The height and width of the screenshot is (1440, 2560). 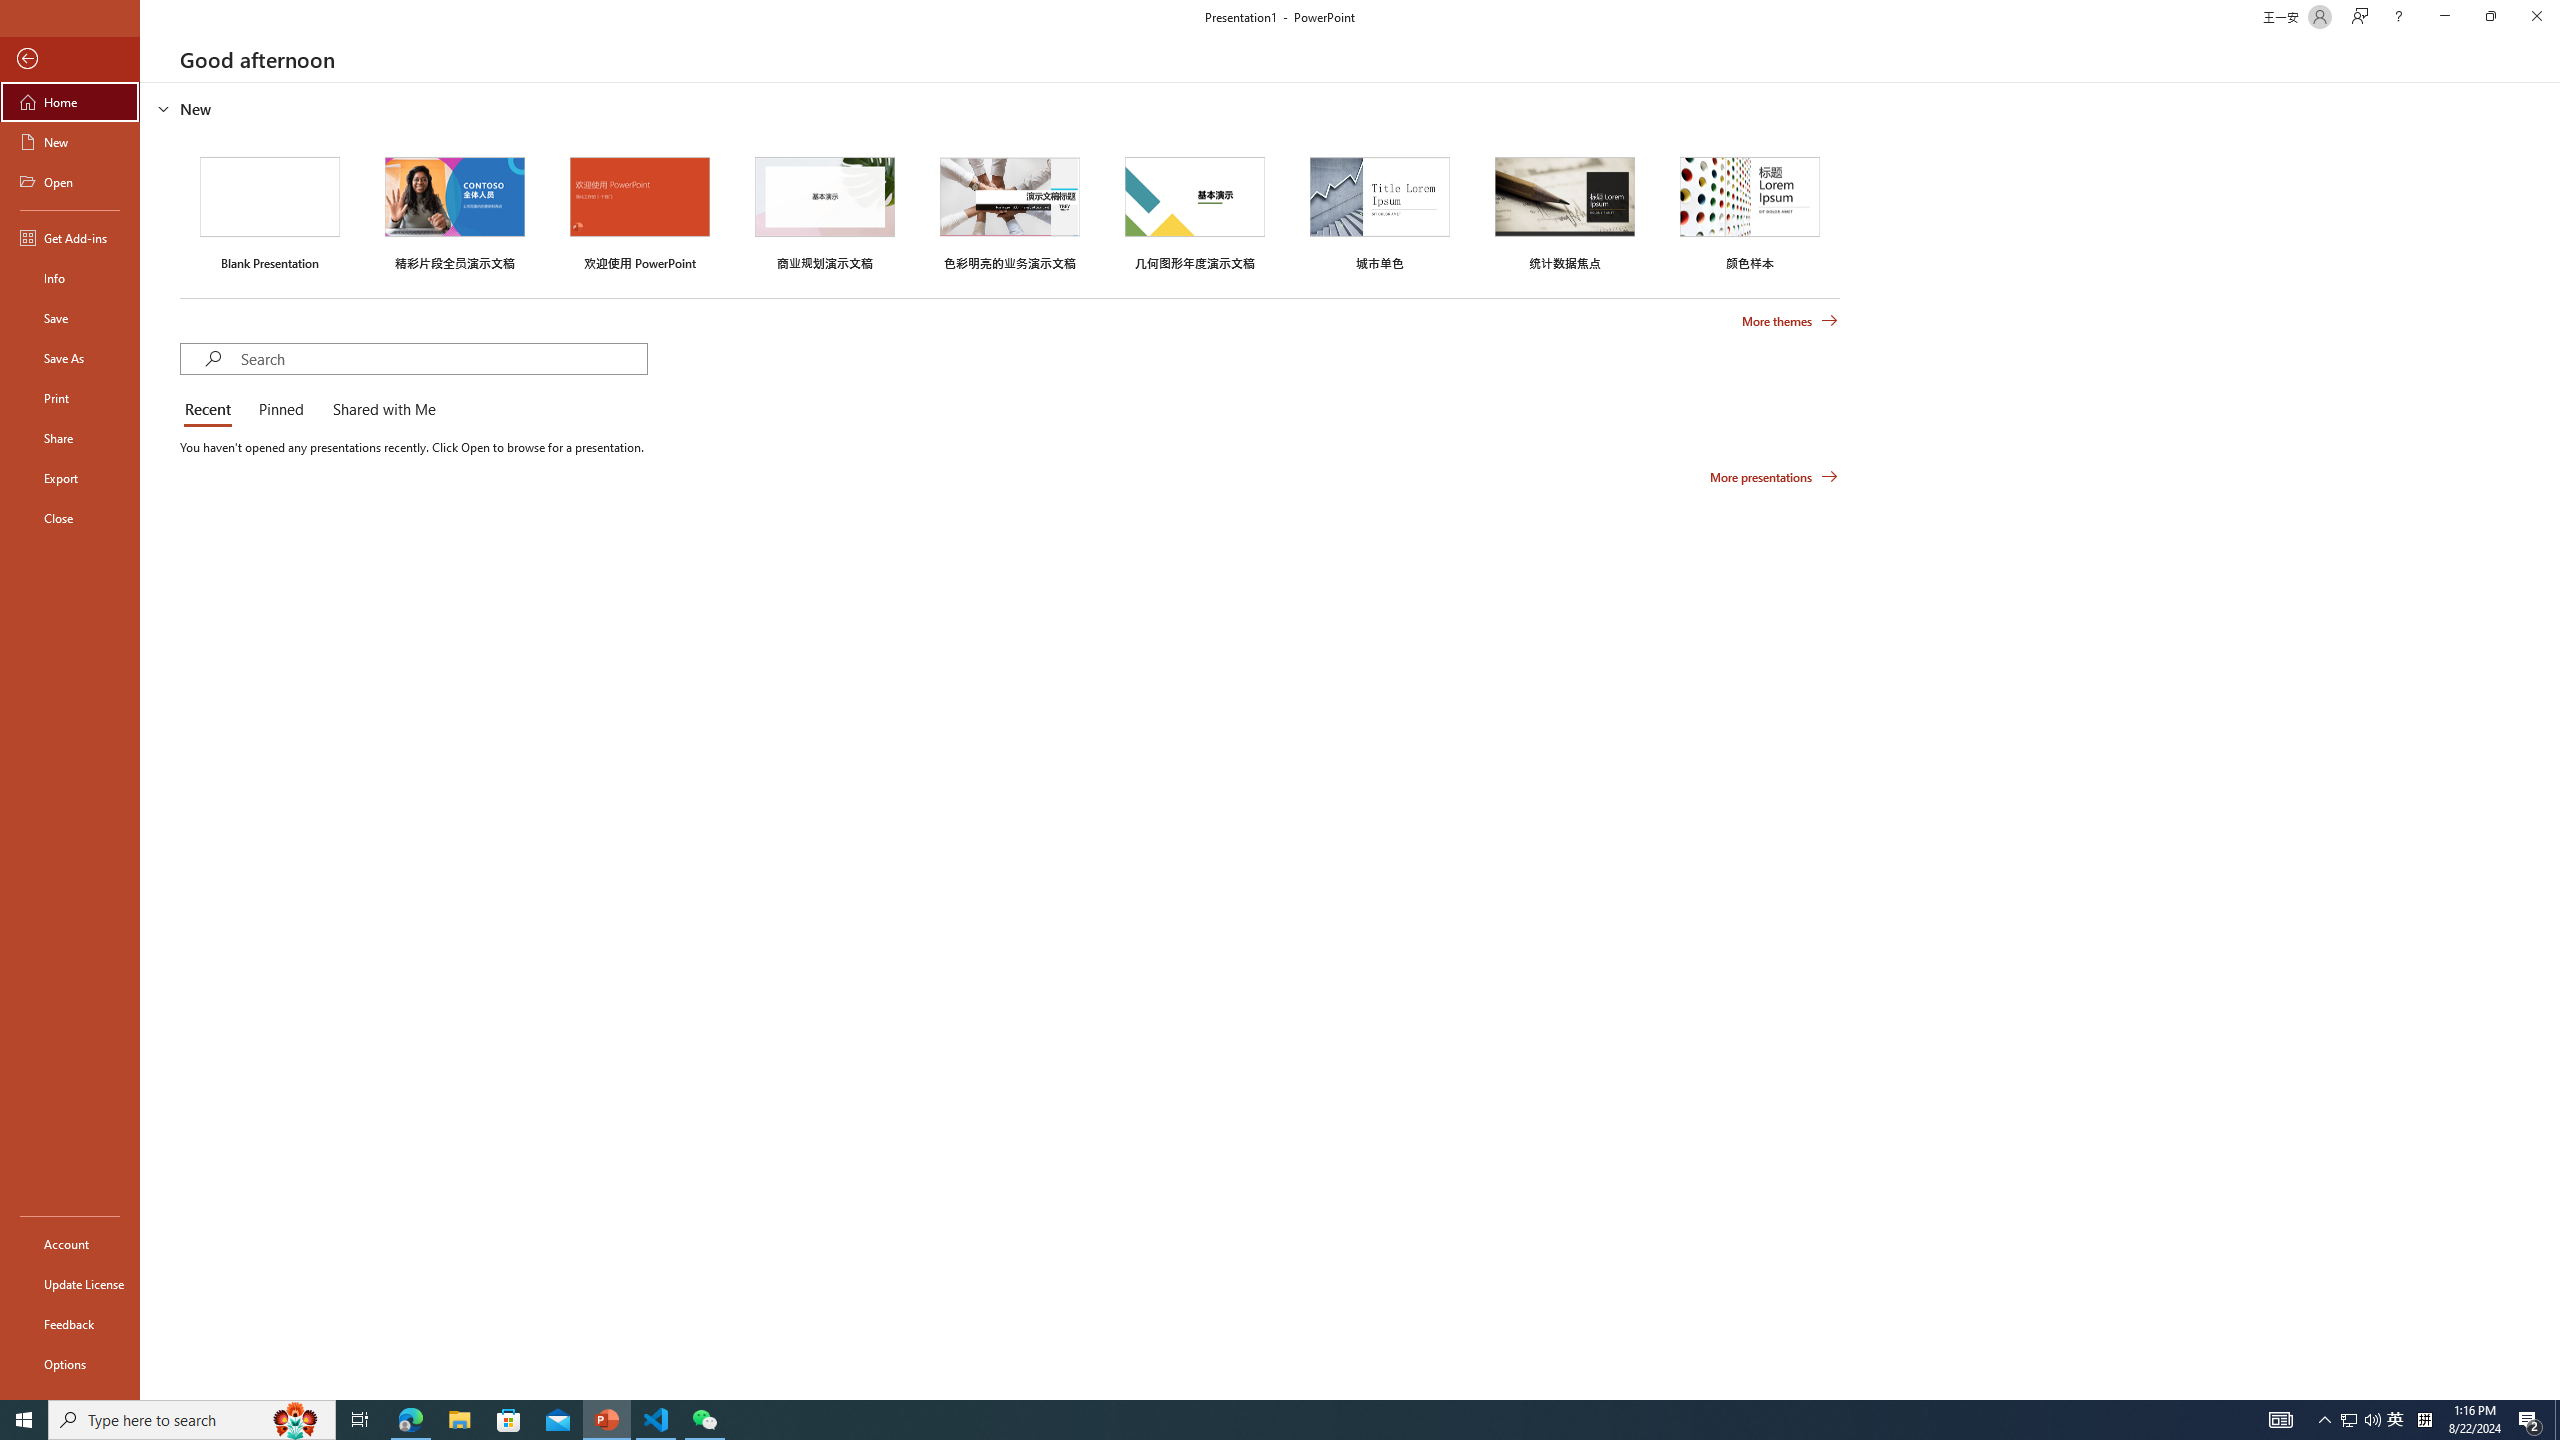 What do you see at coordinates (163, 107) in the screenshot?
I see `'Hide or show region'` at bounding box center [163, 107].